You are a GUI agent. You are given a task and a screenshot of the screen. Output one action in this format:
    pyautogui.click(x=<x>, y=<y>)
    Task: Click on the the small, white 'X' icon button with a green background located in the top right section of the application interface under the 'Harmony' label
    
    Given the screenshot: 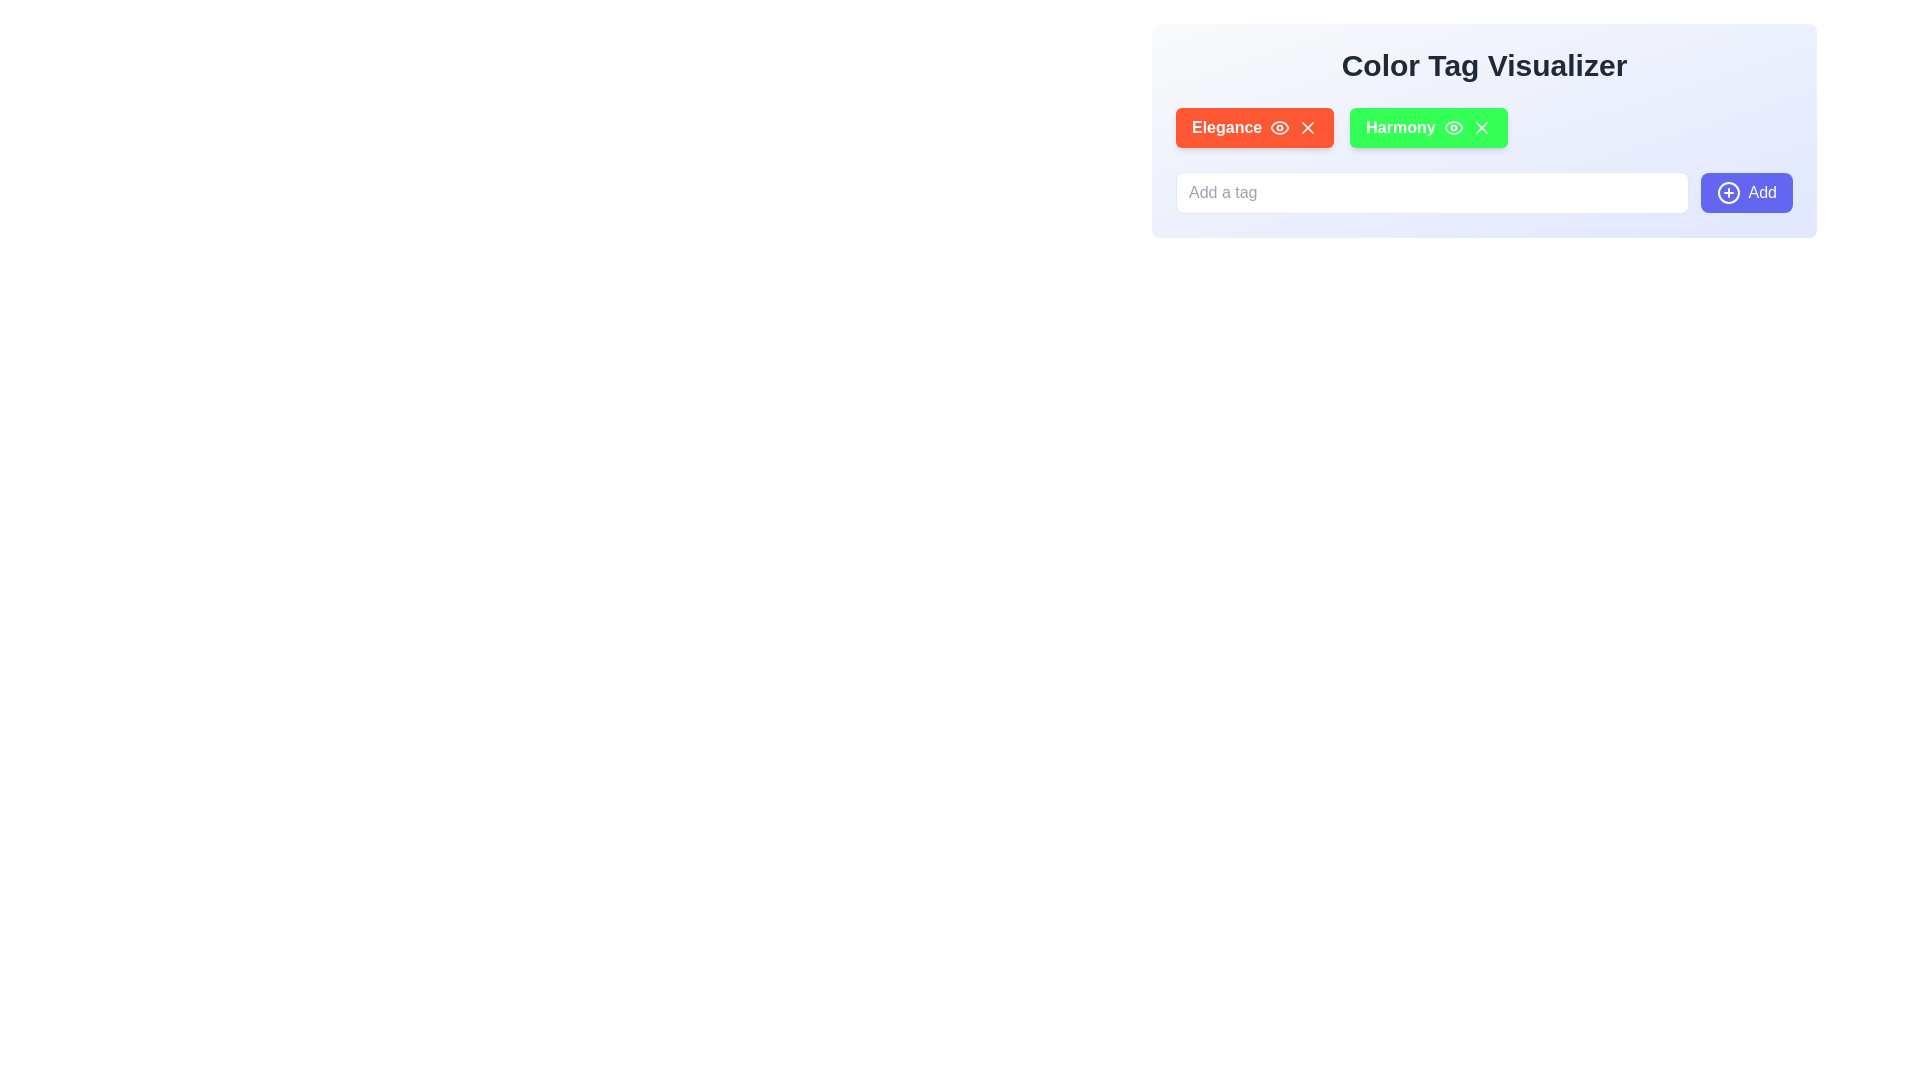 What is the action you would take?
    pyautogui.click(x=1481, y=127)
    